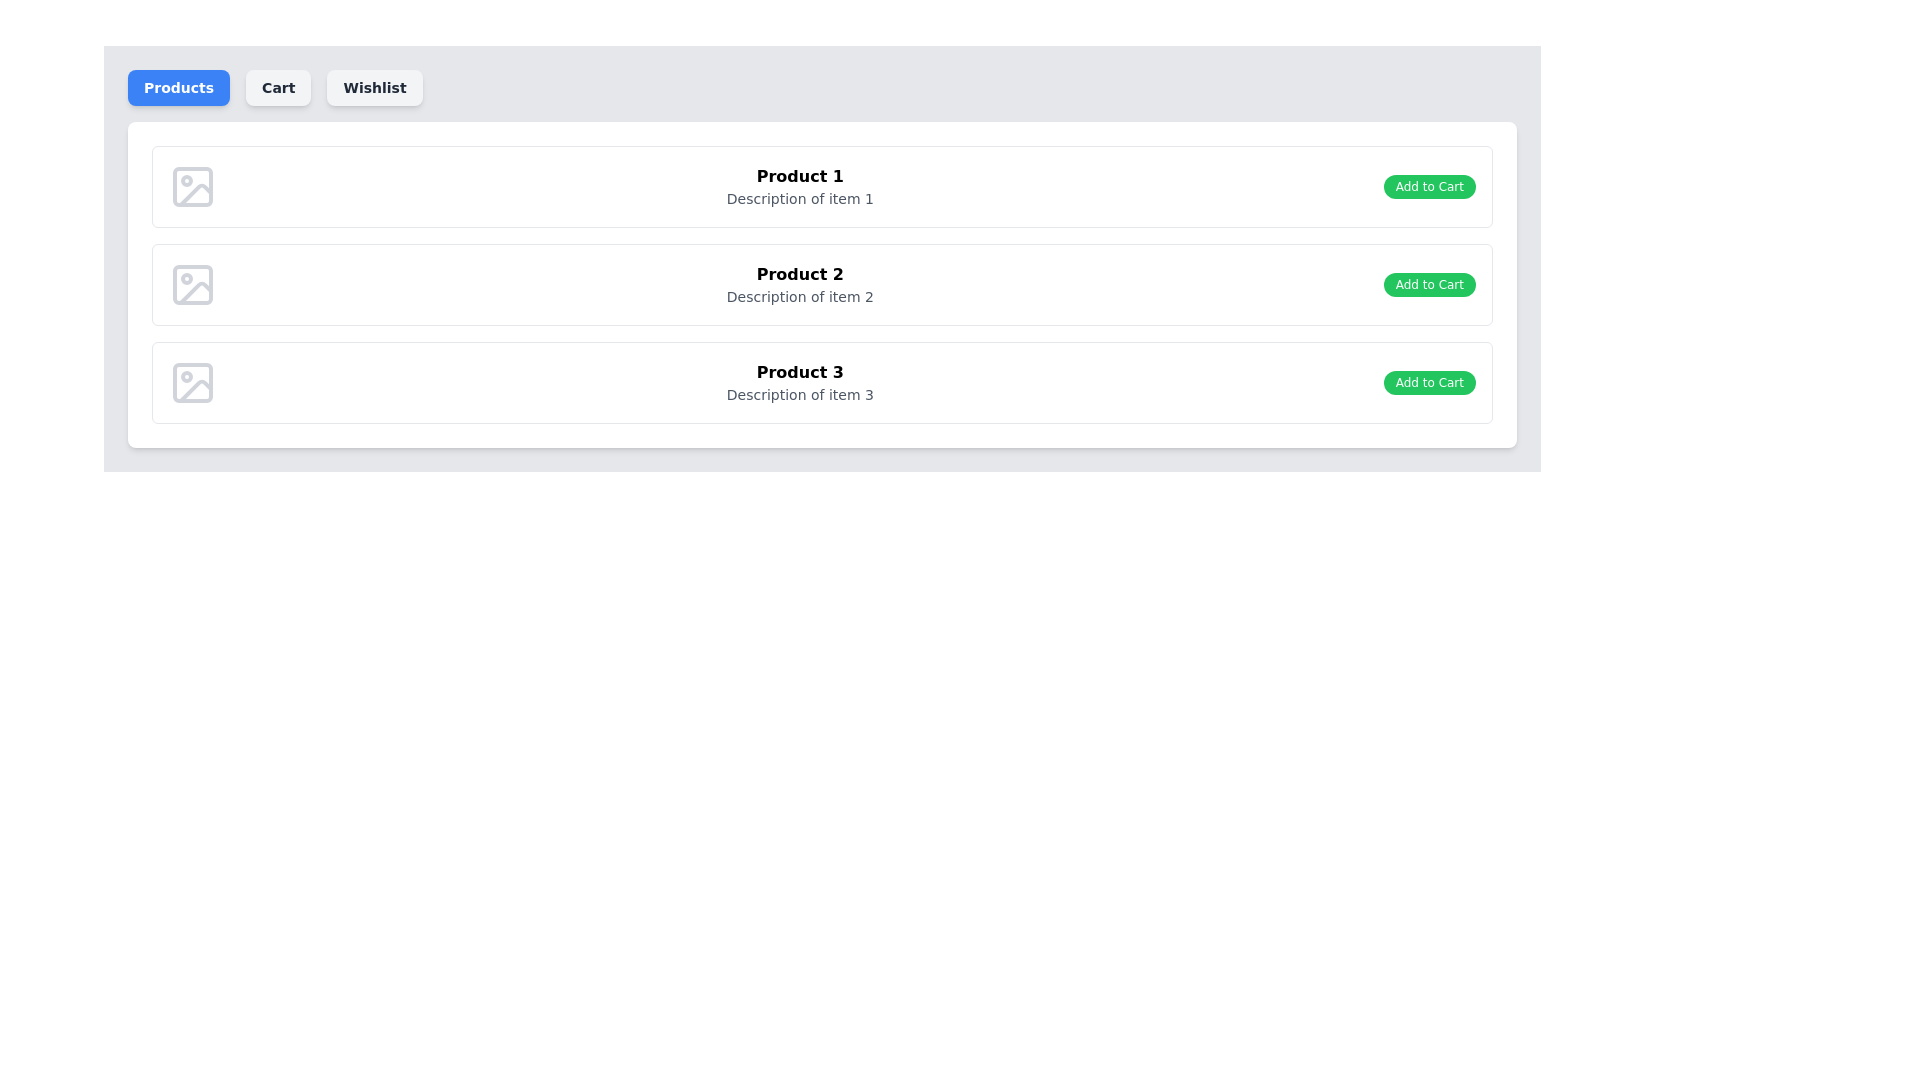 This screenshot has height=1080, width=1920. What do you see at coordinates (800, 382) in the screenshot?
I see `text content from the Text block displaying 'Product 3' in bold and 'Description of item 3' below it, located in the third item row of the list` at bounding box center [800, 382].